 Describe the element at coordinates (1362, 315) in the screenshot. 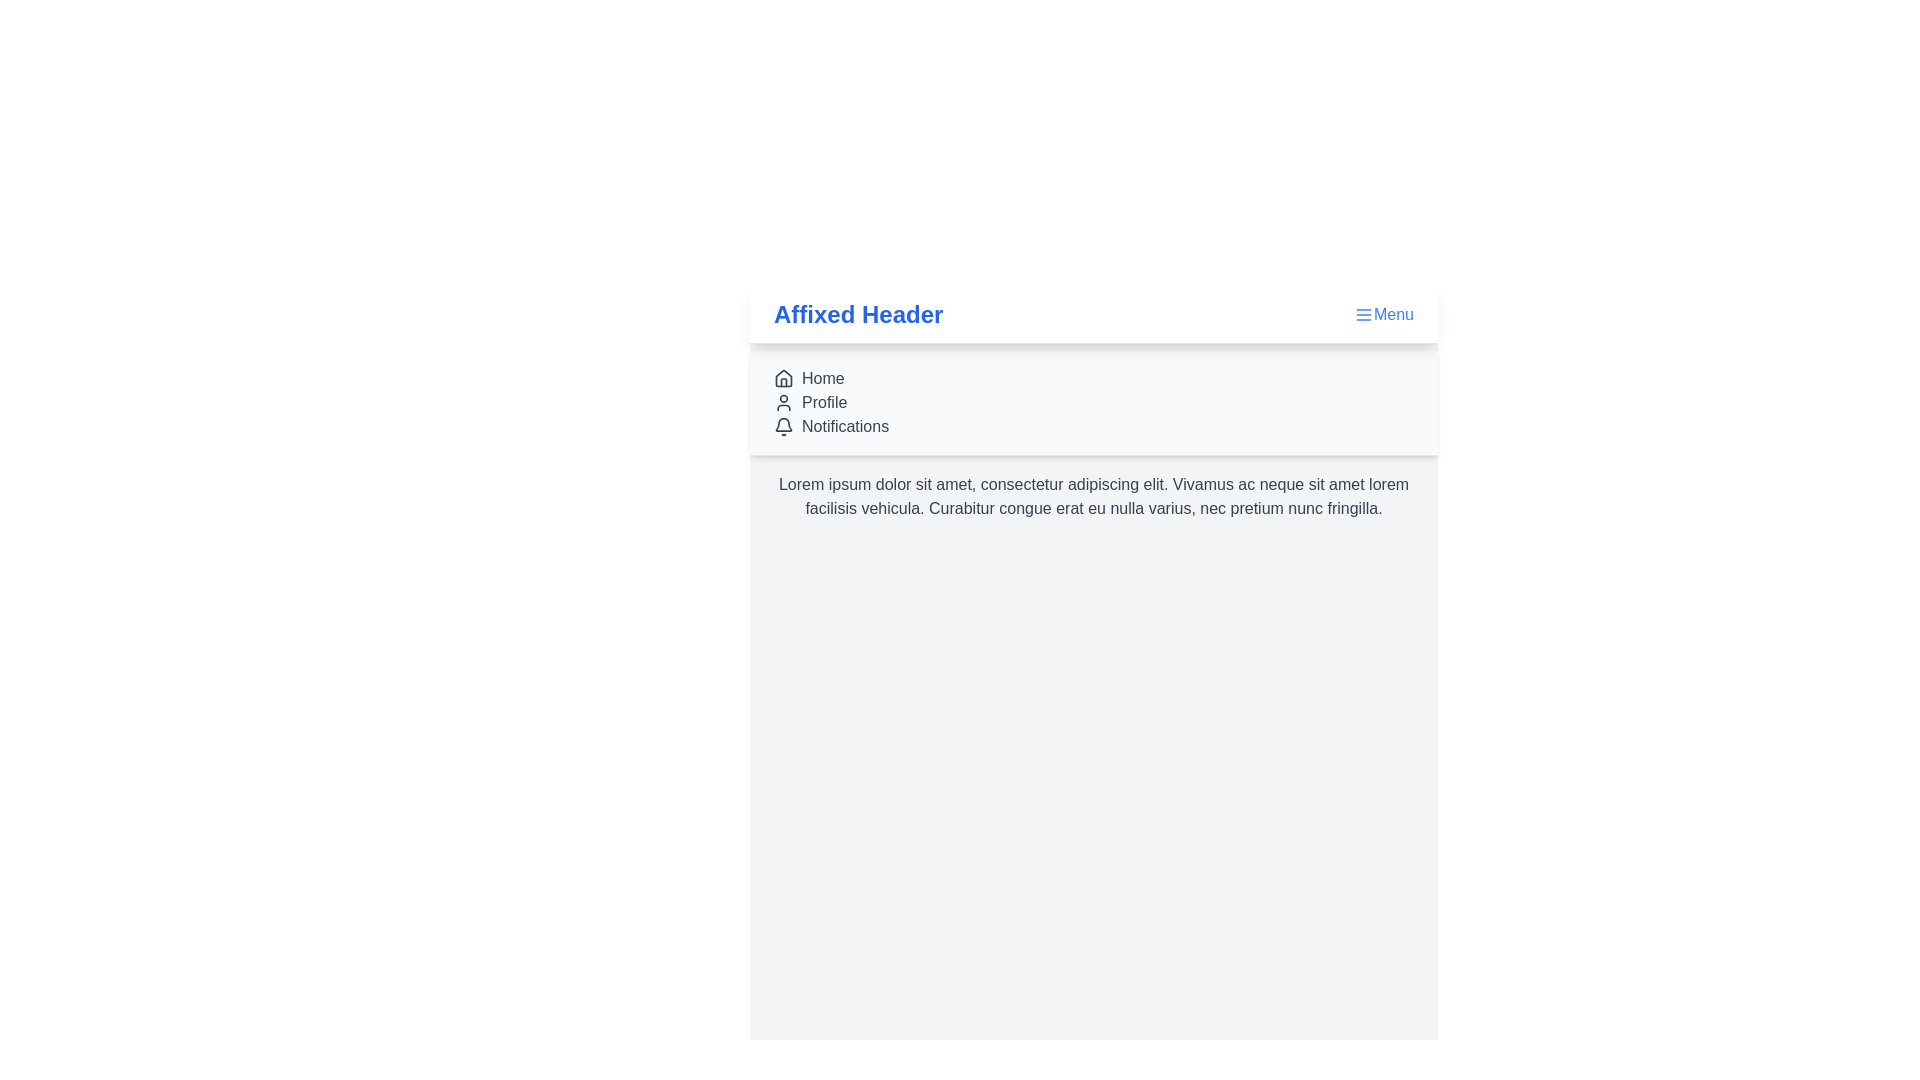

I see `the hamburger menu icon located at the far right of the header section, next to the 'Menu' text label` at that location.